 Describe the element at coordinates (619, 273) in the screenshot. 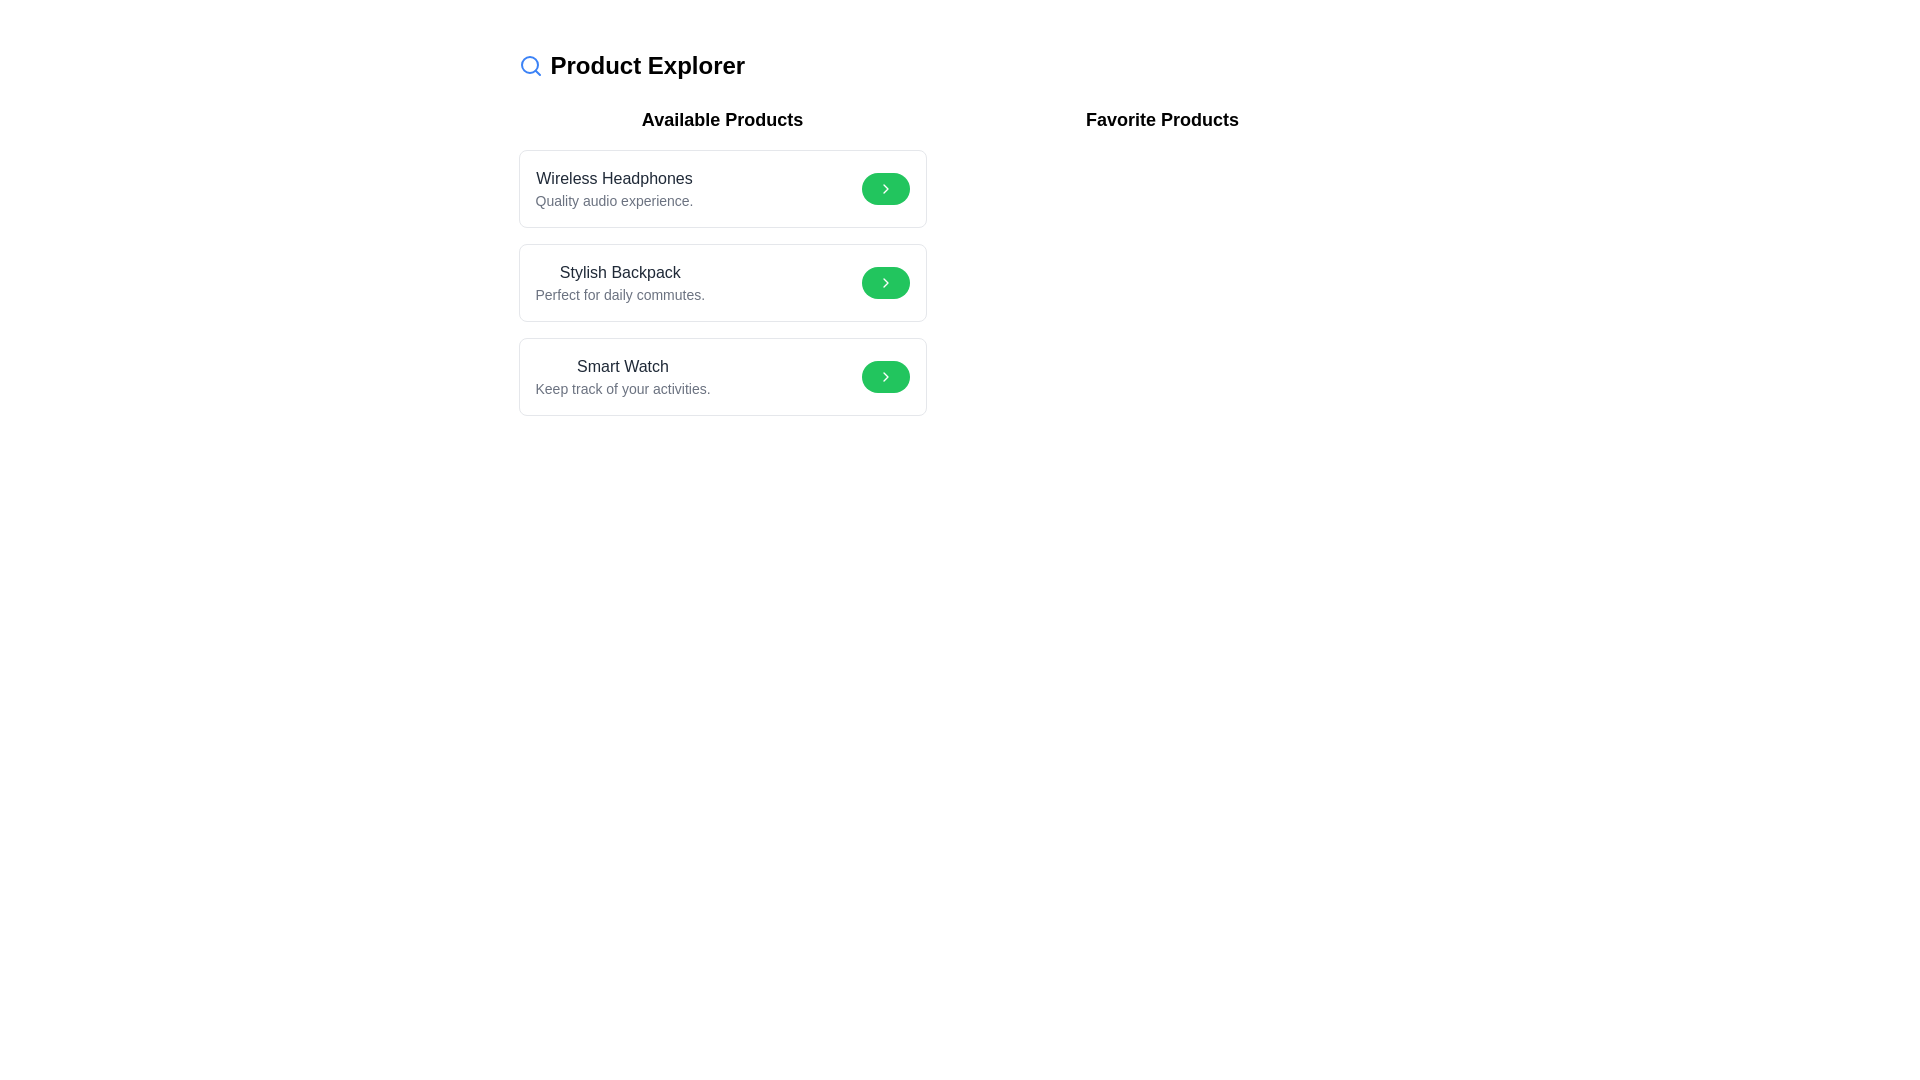

I see `the static text label for the product 'Stylish Backpack', which serves as the primary identification for this product entry` at that location.